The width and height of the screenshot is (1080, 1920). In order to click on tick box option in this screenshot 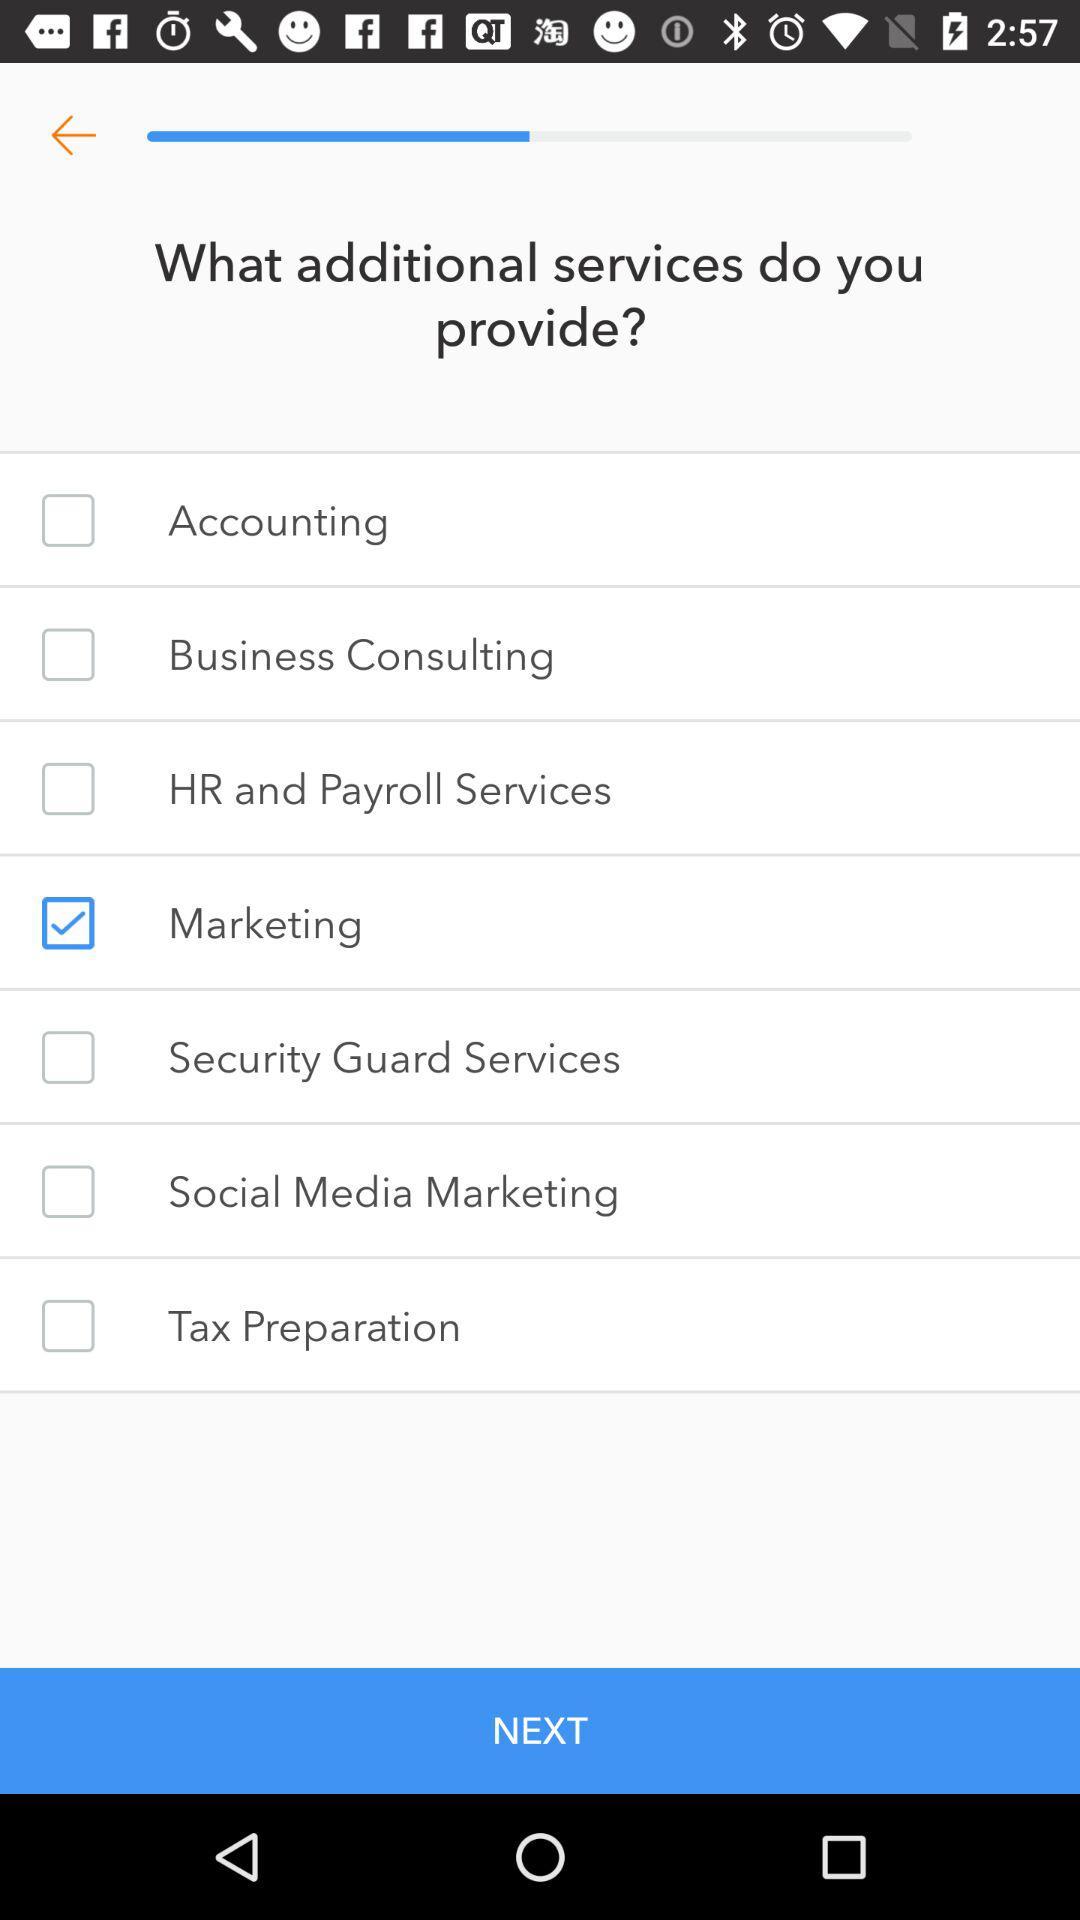, I will do `click(67, 654)`.